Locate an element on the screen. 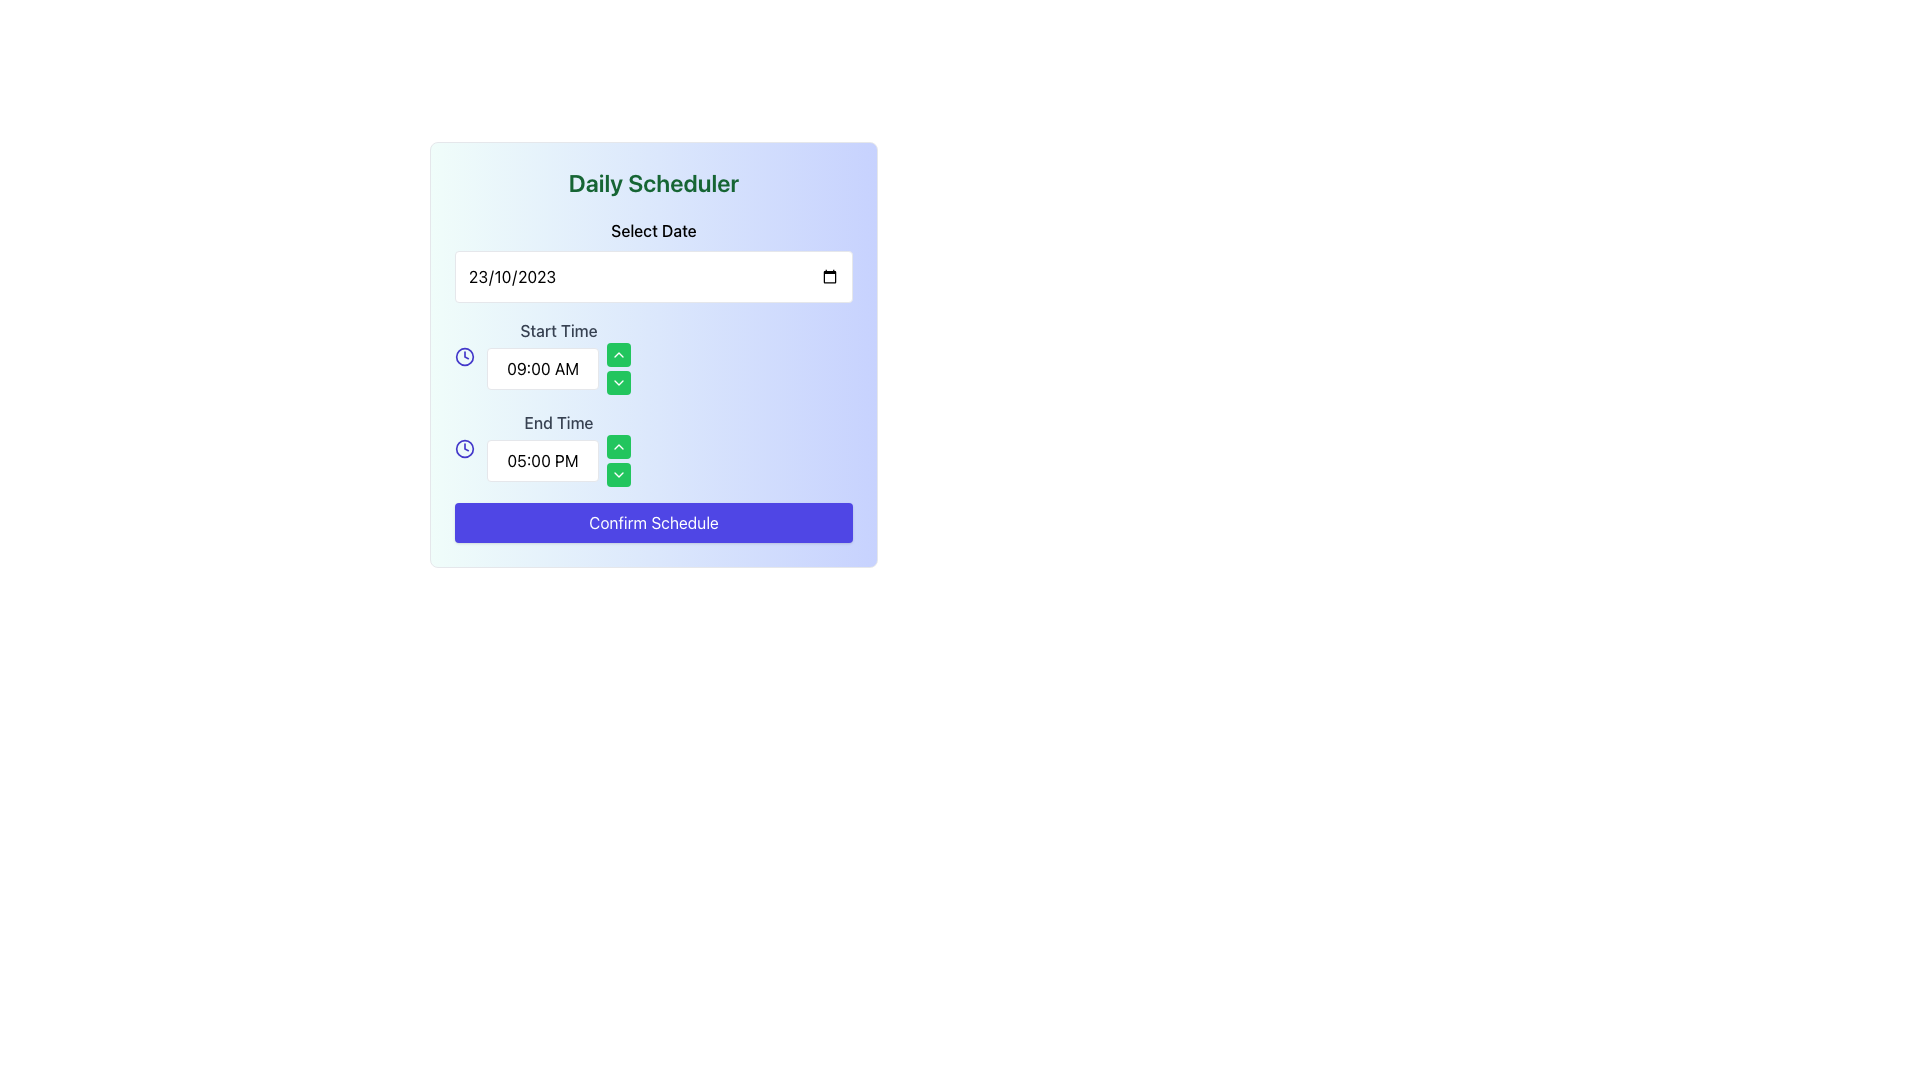 This screenshot has width=1920, height=1080. the text input field for the start time located under the 'Start Time' label in the 'Daily Scheduler' interface to focus on it is located at coordinates (542, 369).